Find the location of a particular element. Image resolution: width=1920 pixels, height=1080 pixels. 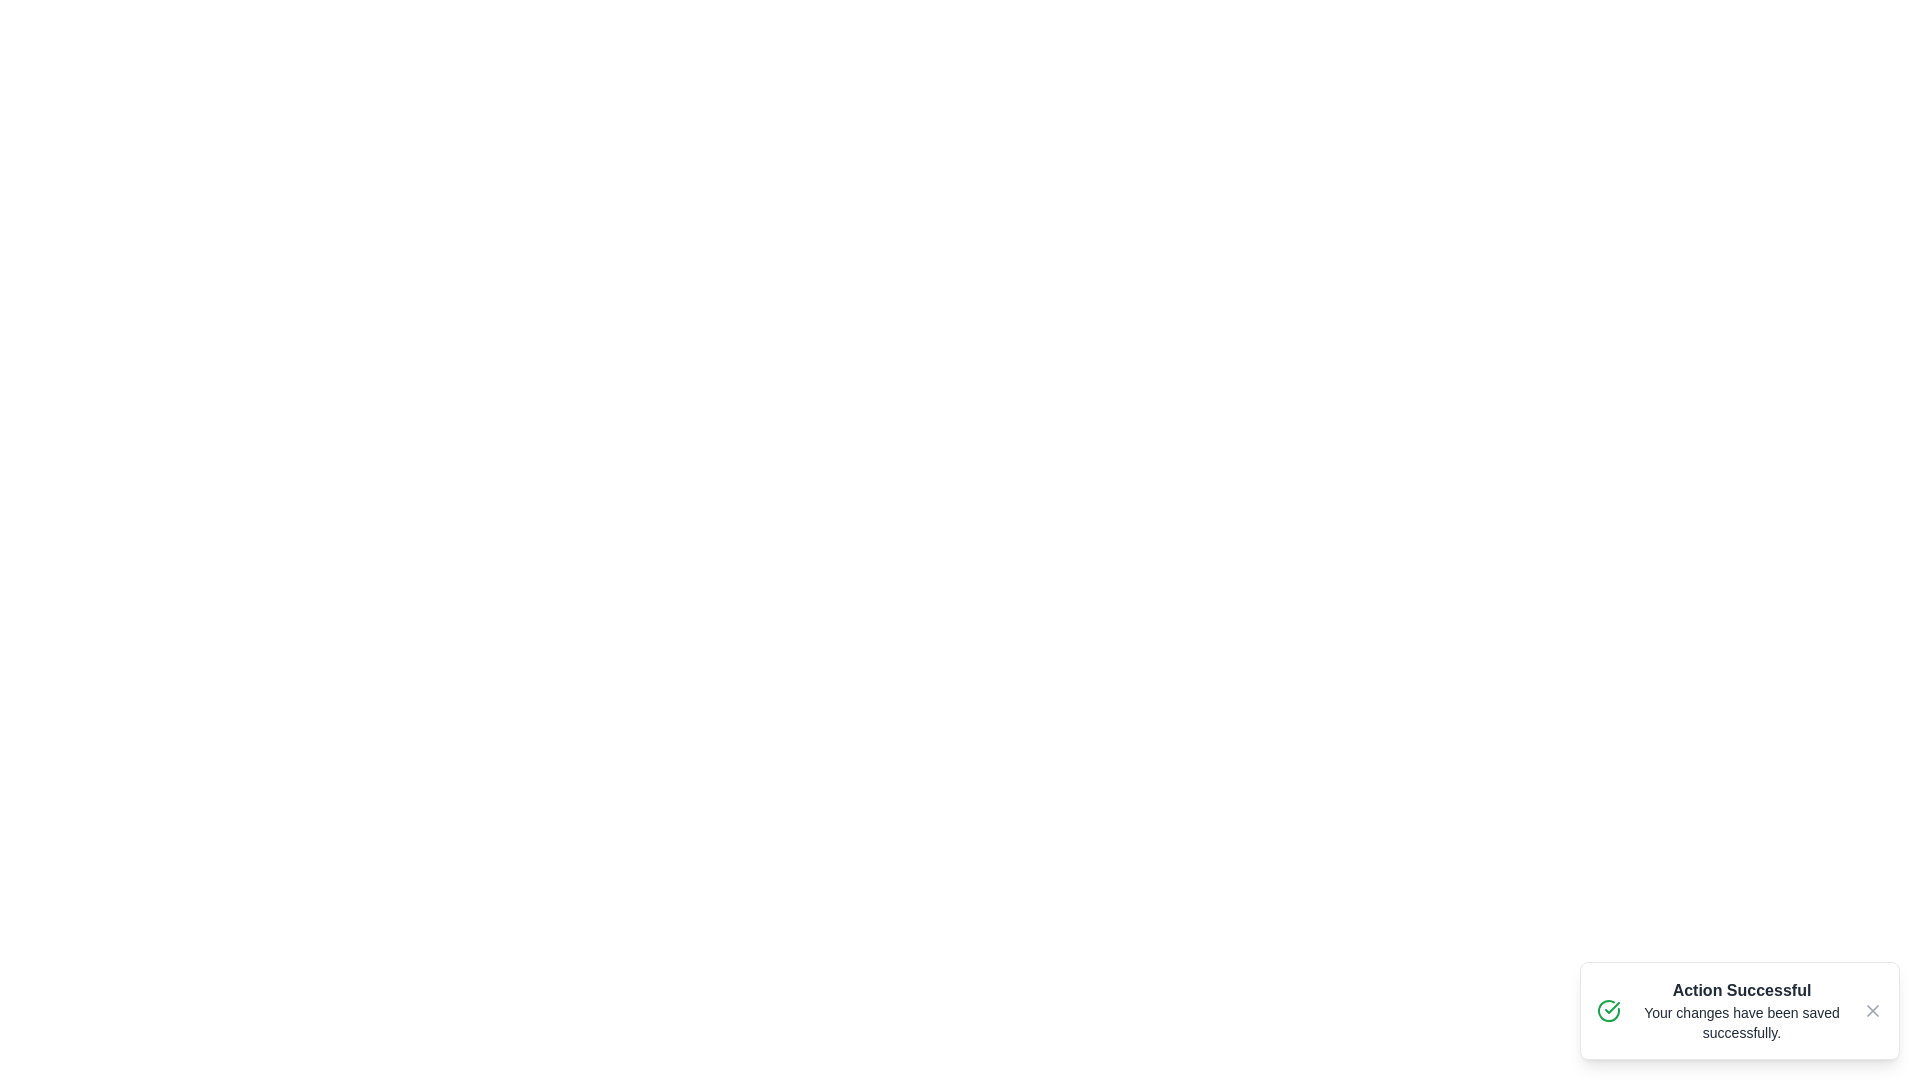

the success icon to visually inspect it is located at coordinates (1608, 1010).